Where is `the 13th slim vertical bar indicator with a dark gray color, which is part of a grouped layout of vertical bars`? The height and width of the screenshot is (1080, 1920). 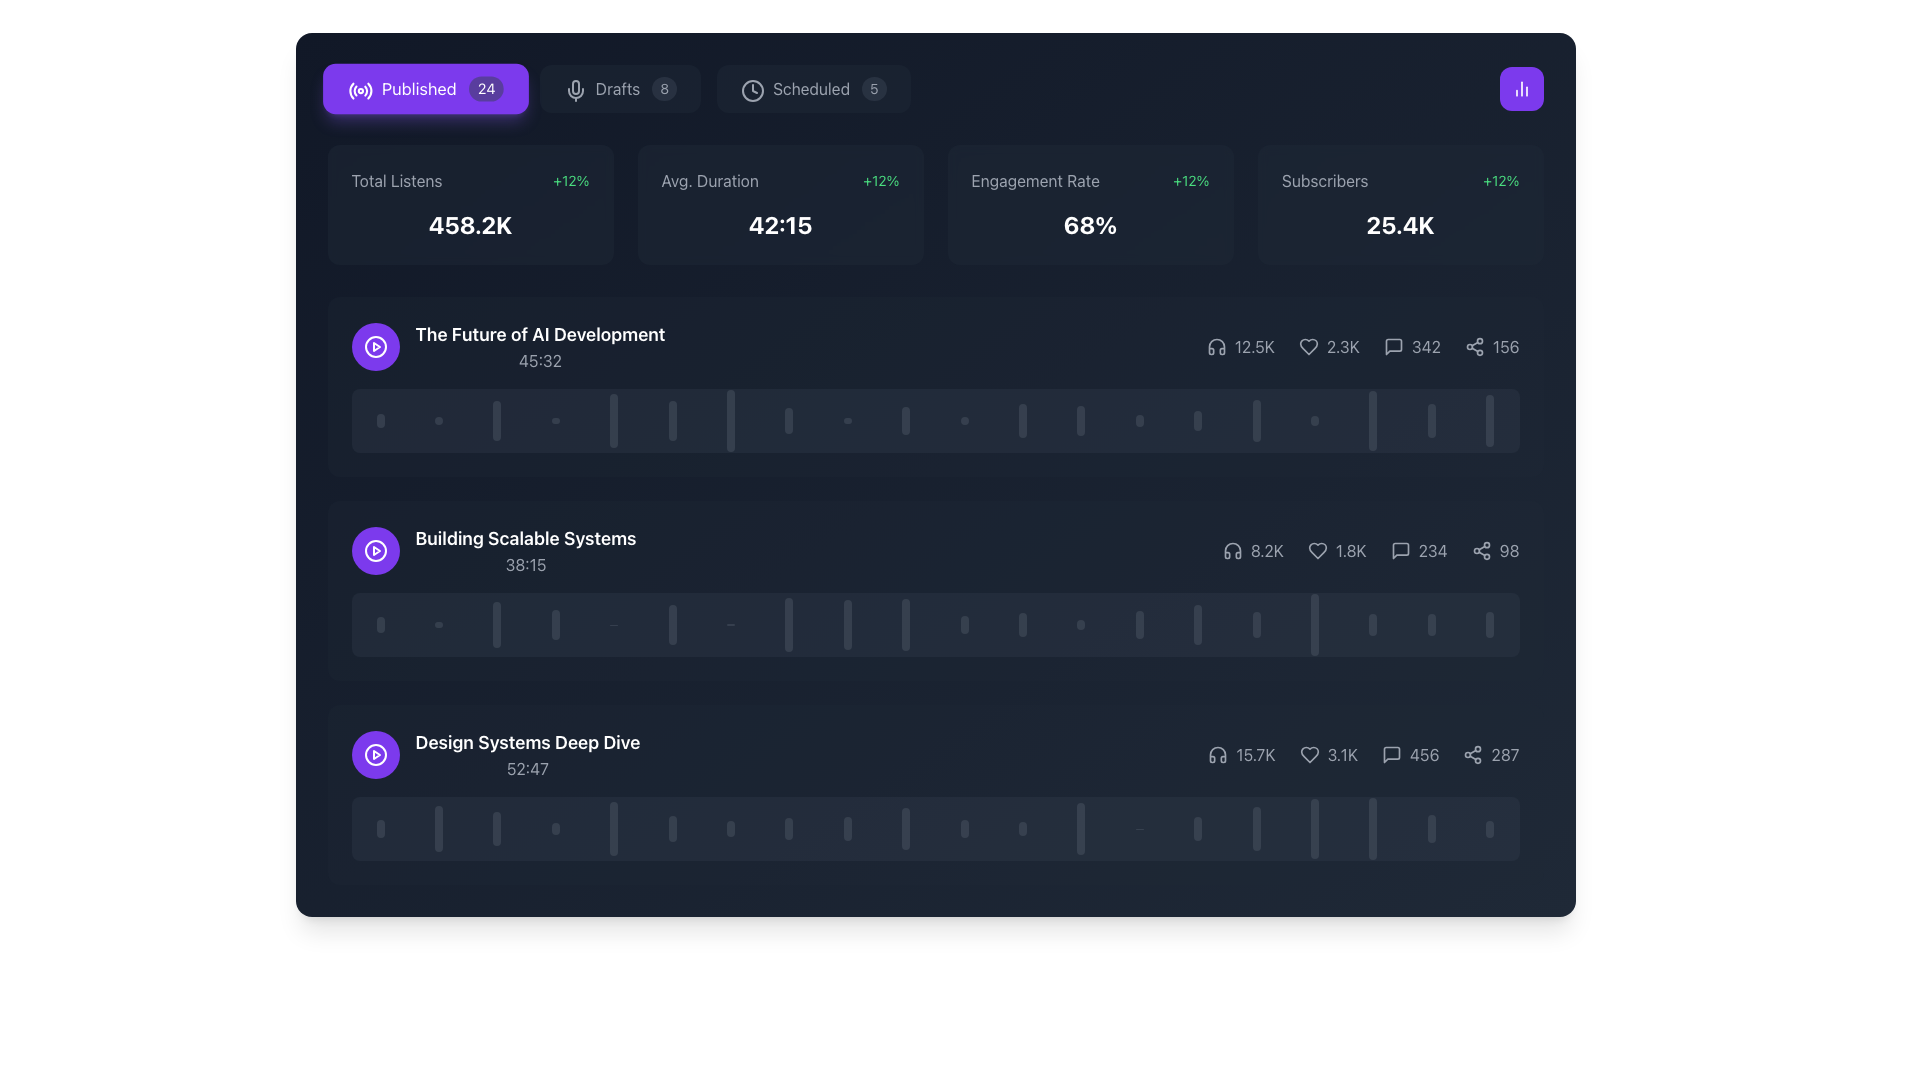 the 13th slim vertical bar indicator with a dark gray color, which is part of a grouped layout of vertical bars is located at coordinates (1080, 419).